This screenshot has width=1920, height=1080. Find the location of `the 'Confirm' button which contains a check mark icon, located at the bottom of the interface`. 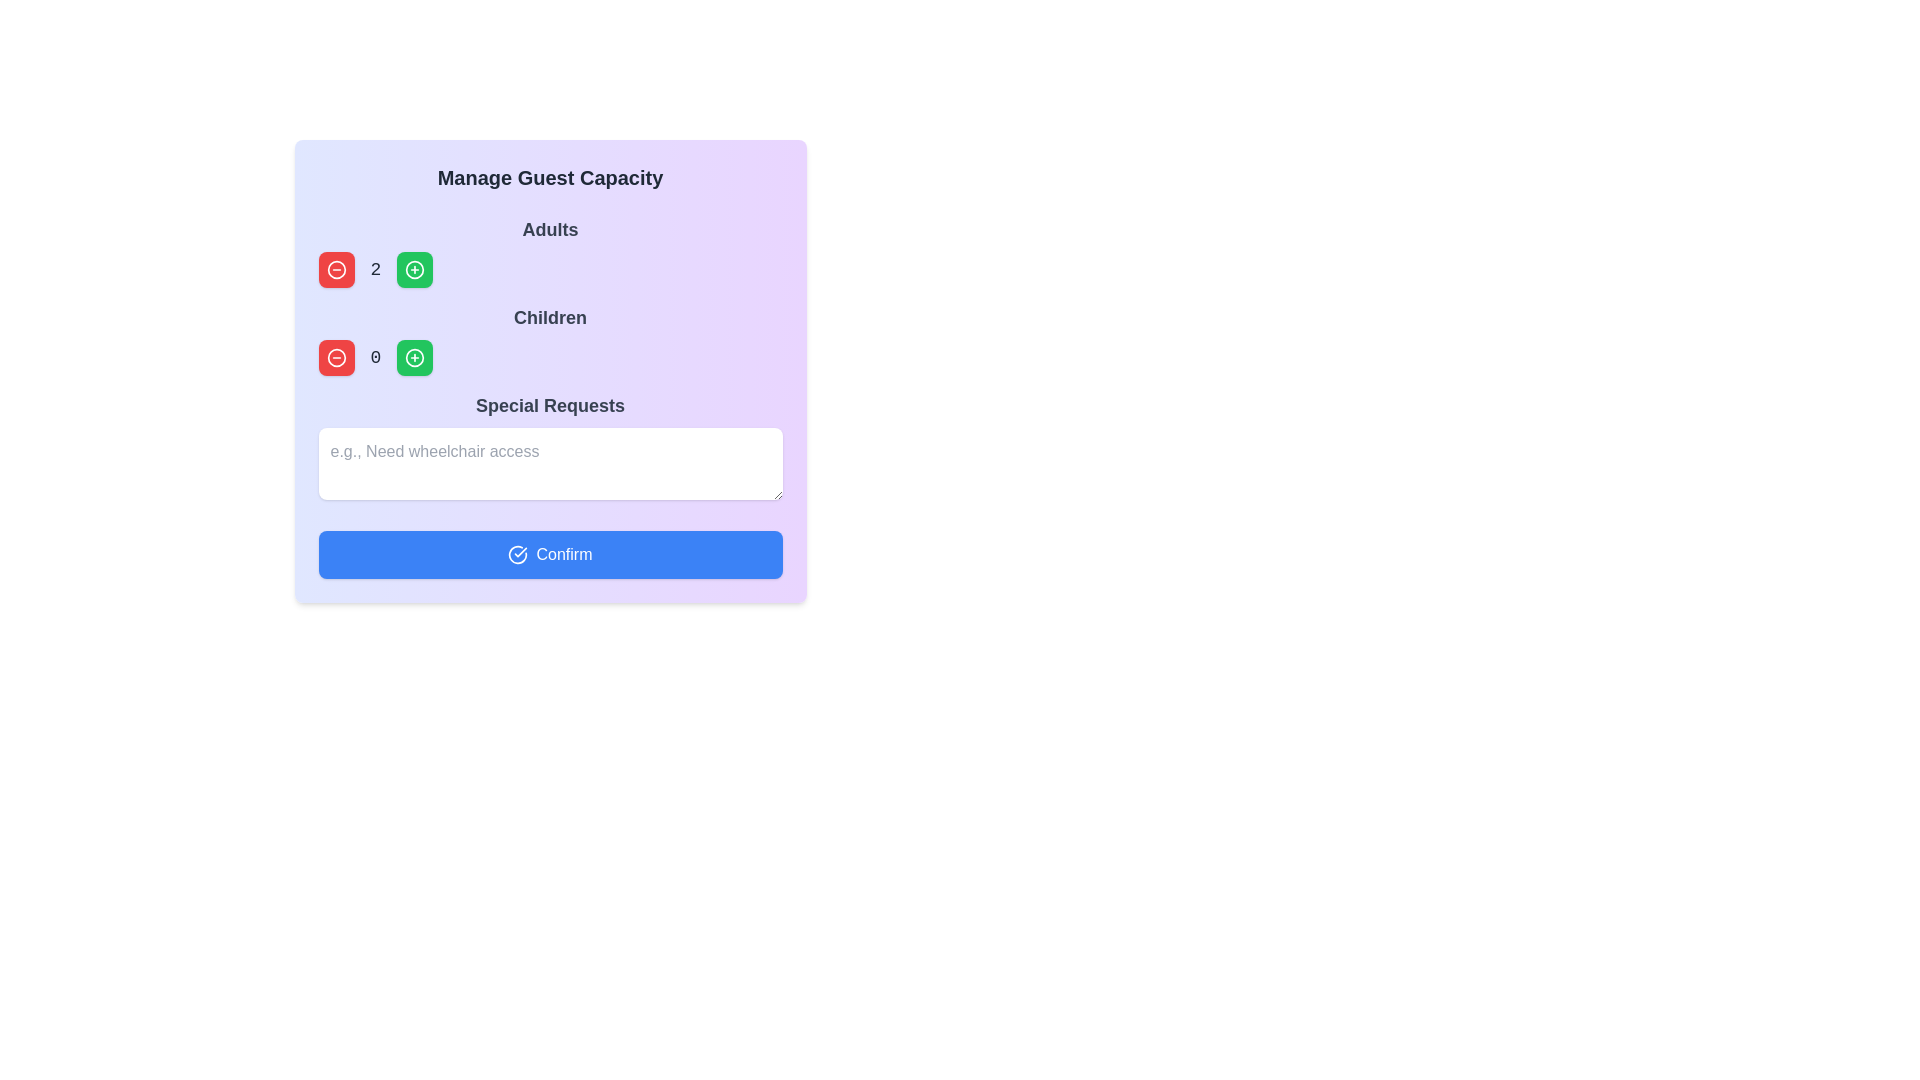

the 'Confirm' button which contains a check mark icon, located at the bottom of the interface is located at coordinates (518, 555).